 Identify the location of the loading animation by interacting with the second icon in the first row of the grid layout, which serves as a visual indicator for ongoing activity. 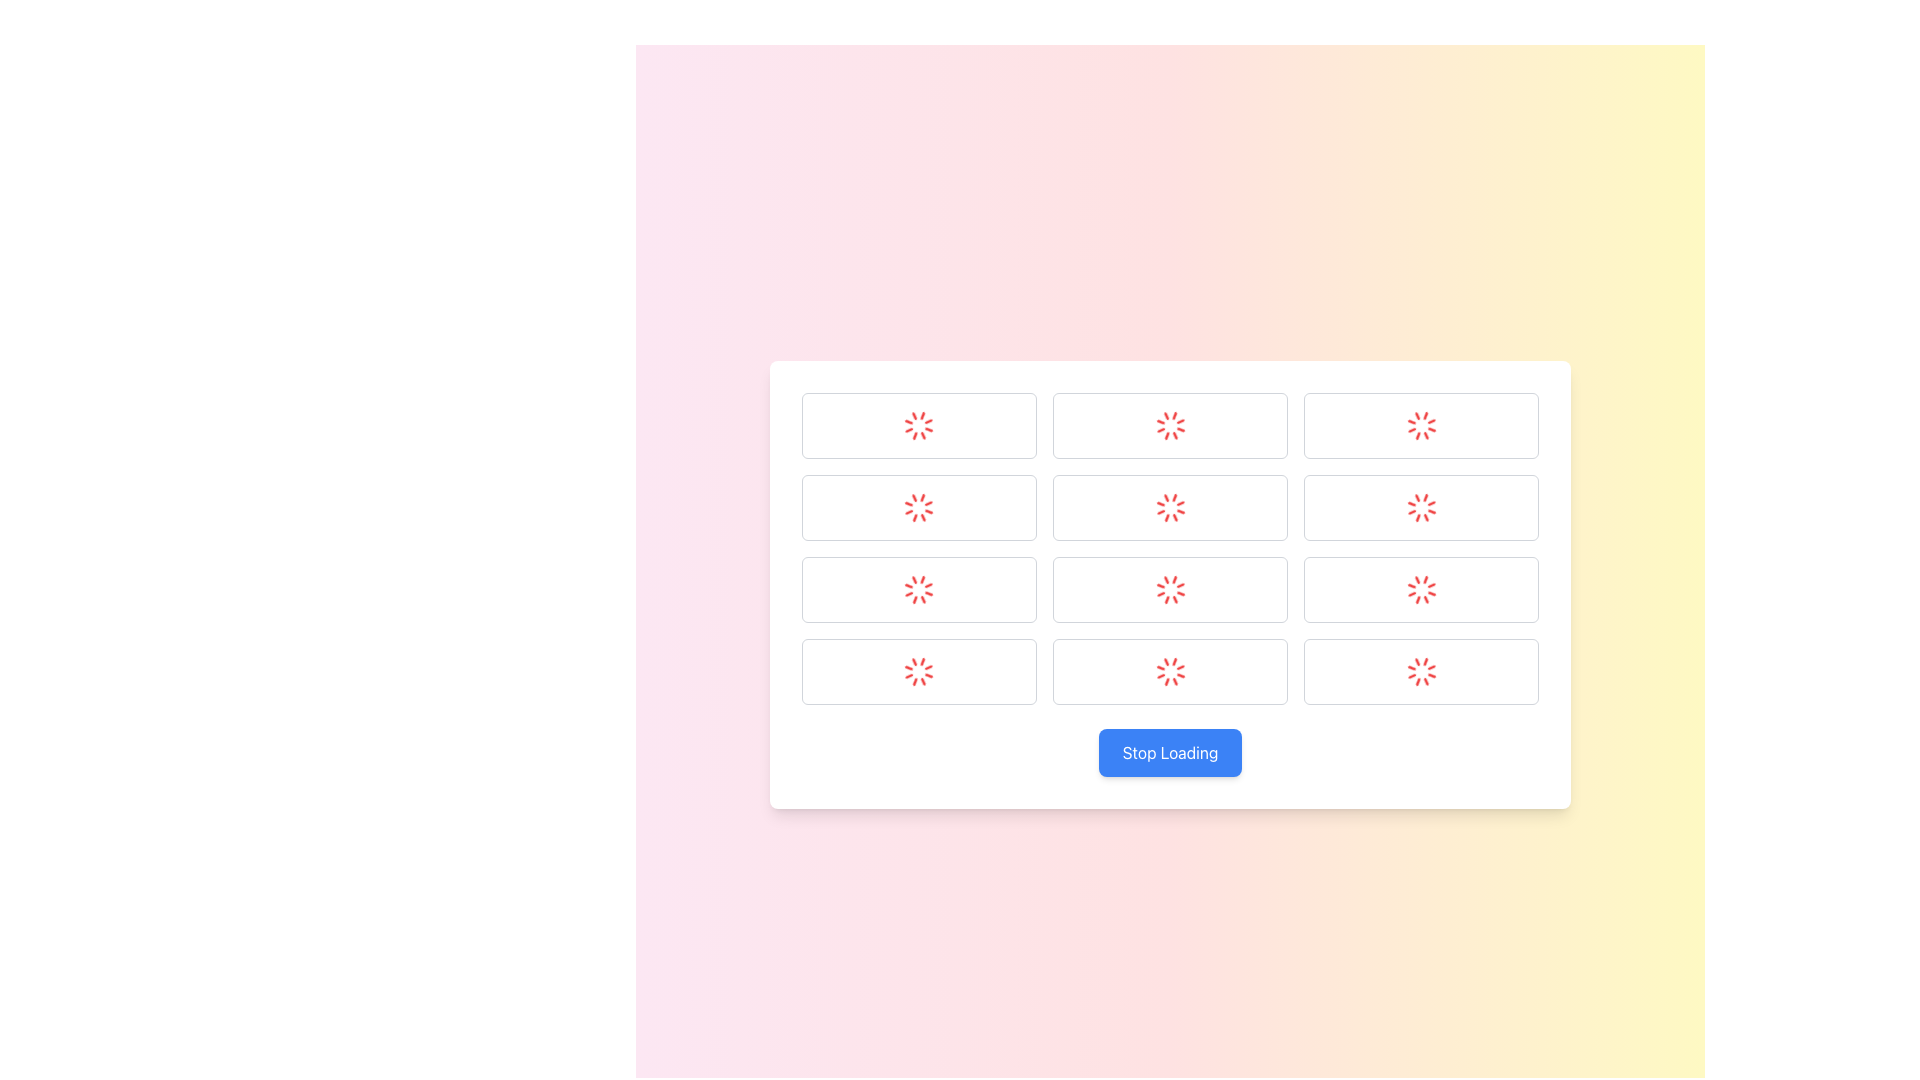
(1170, 424).